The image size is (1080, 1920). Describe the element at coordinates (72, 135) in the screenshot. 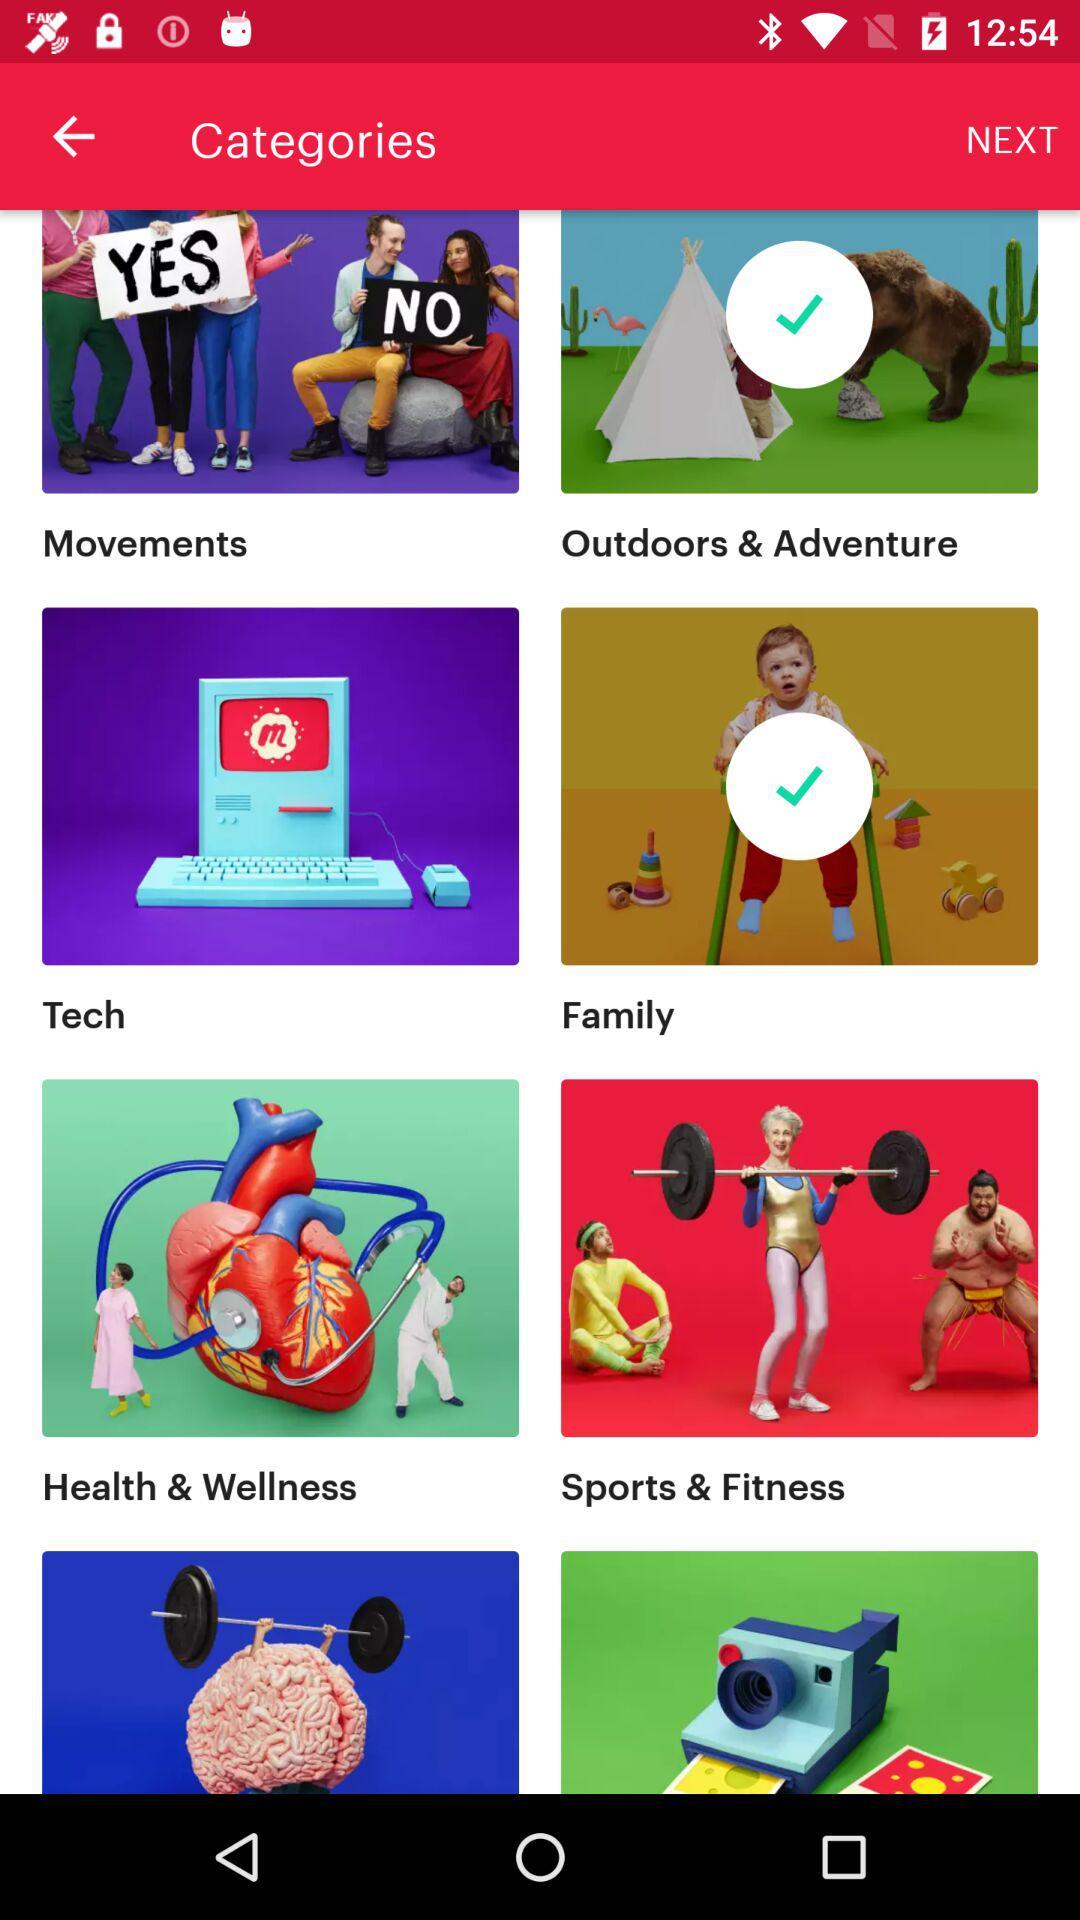

I see `the item next to categories` at that location.